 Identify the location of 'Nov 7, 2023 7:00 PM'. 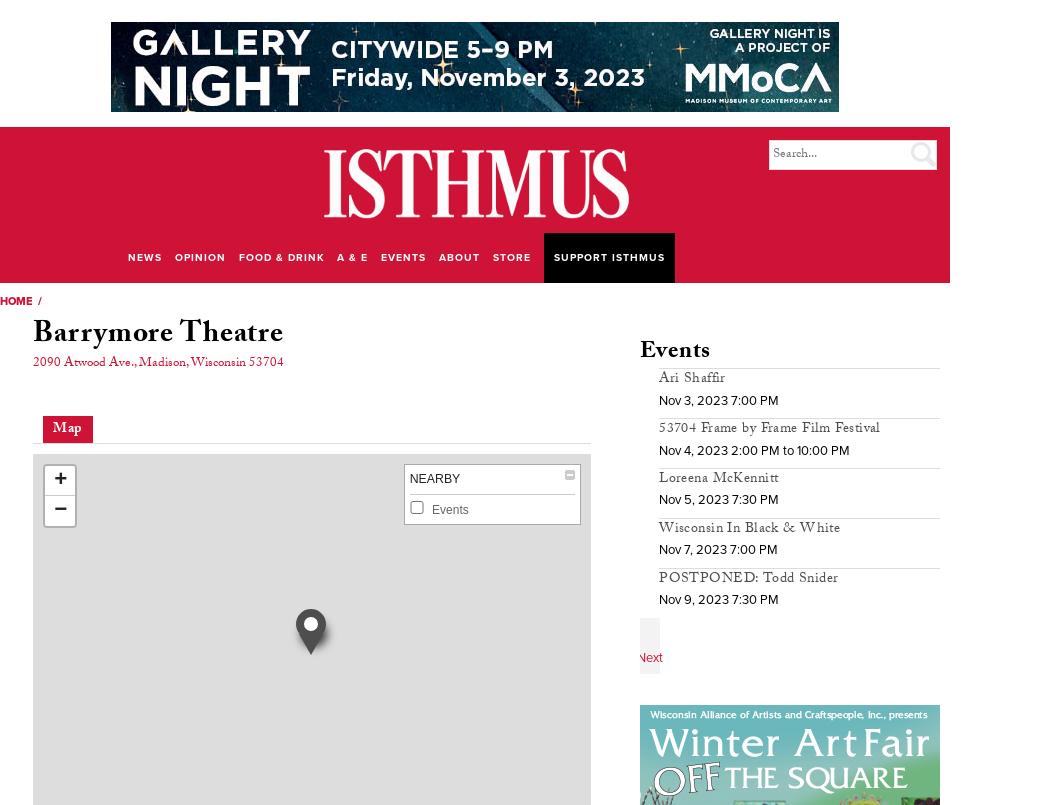
(717, 548).